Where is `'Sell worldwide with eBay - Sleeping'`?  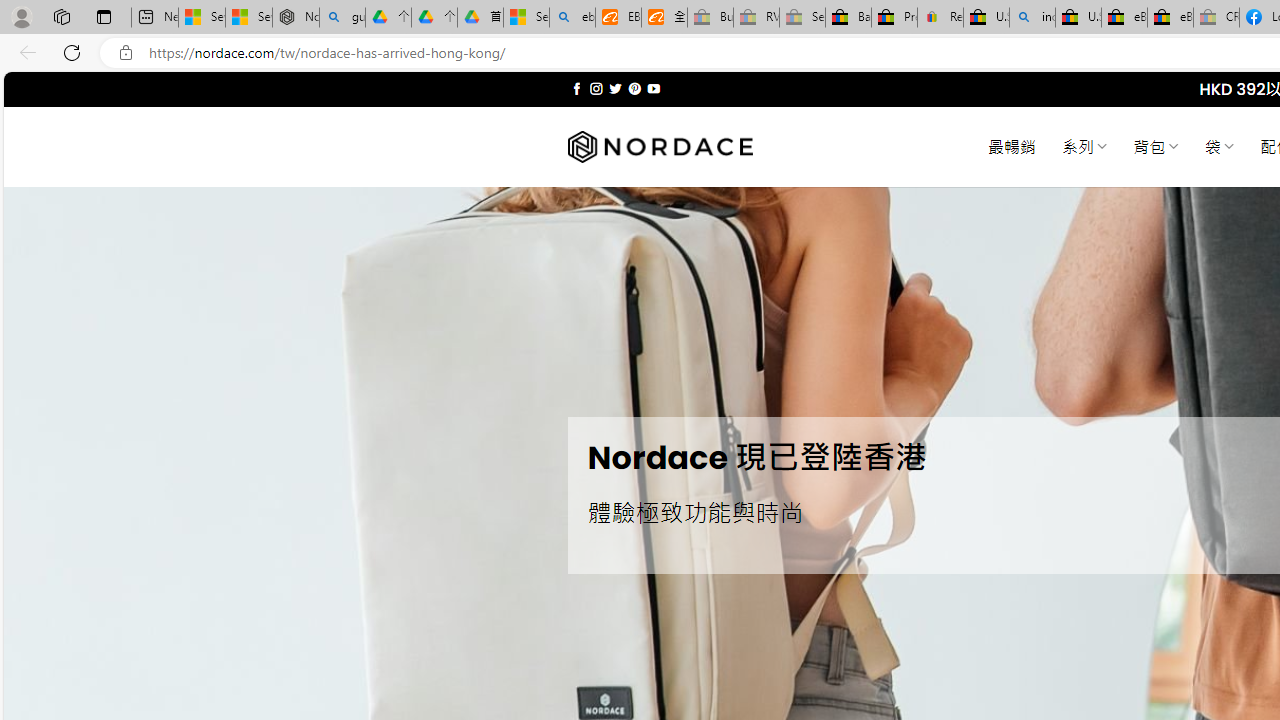 'Sell worldwide with eBay - Sleeping' is located at coordinates (802, 17).